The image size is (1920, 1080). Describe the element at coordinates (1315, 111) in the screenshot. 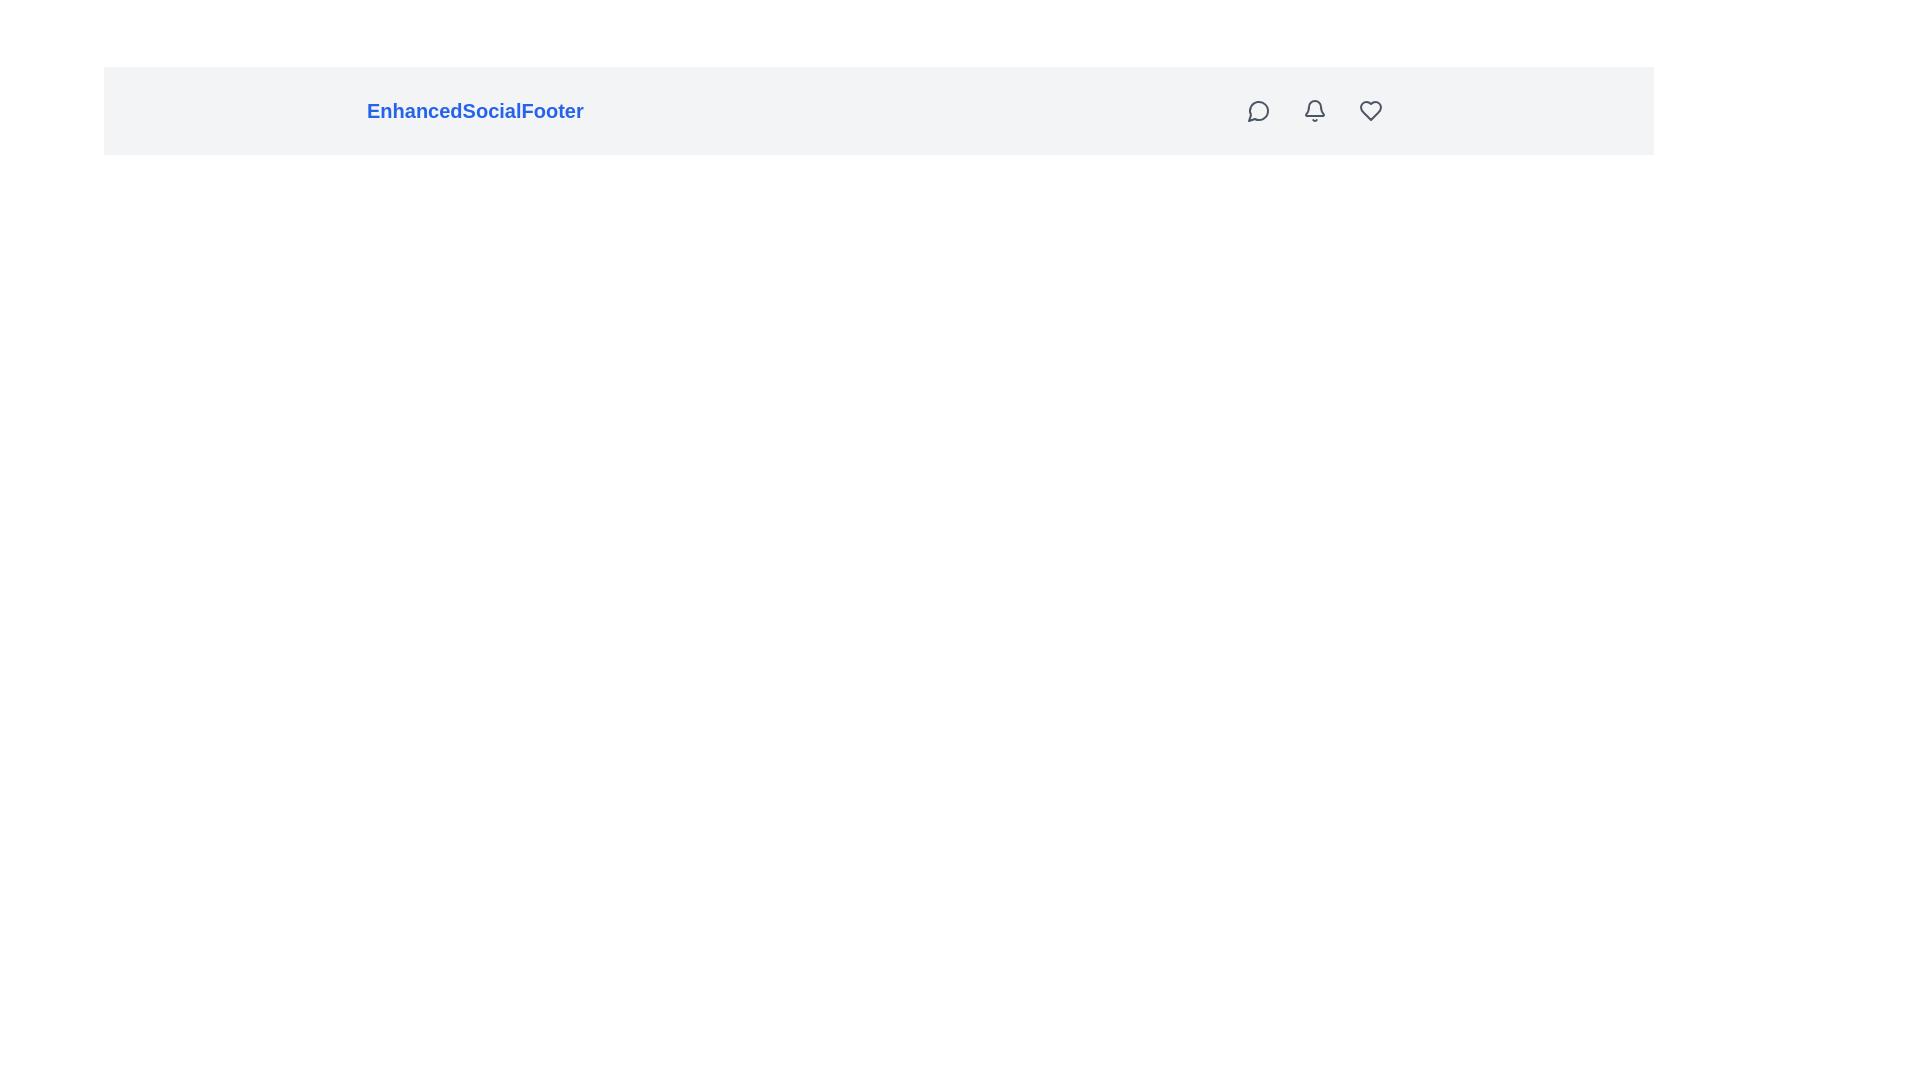

I see `the notification button located third from the left in the header section` at that location.